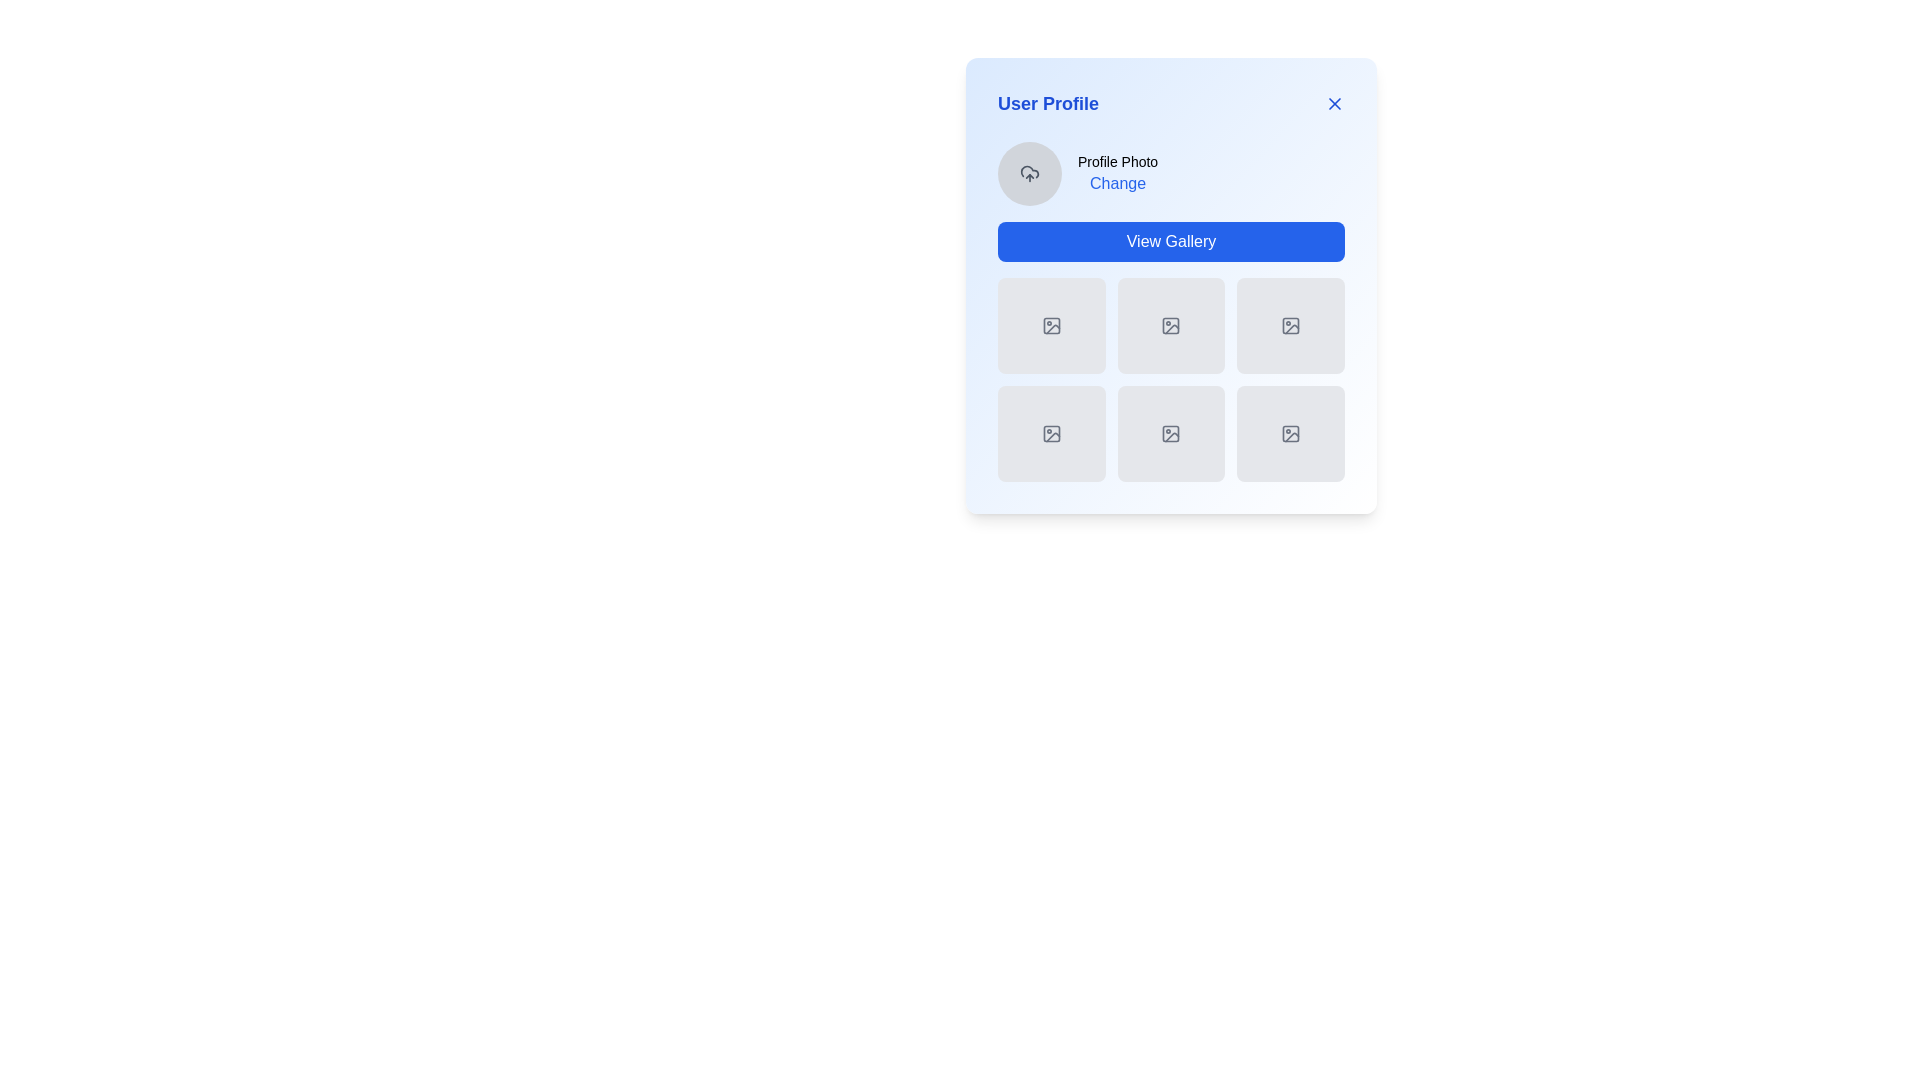 This screenshot has width=1920, height=1080. What do you see at coordinates (1171, 241) in the screenshot?
I see `the button located below the text 'Profile Photo' and 'Change' to observe the hover effect` at bounding box center [1171, 241].